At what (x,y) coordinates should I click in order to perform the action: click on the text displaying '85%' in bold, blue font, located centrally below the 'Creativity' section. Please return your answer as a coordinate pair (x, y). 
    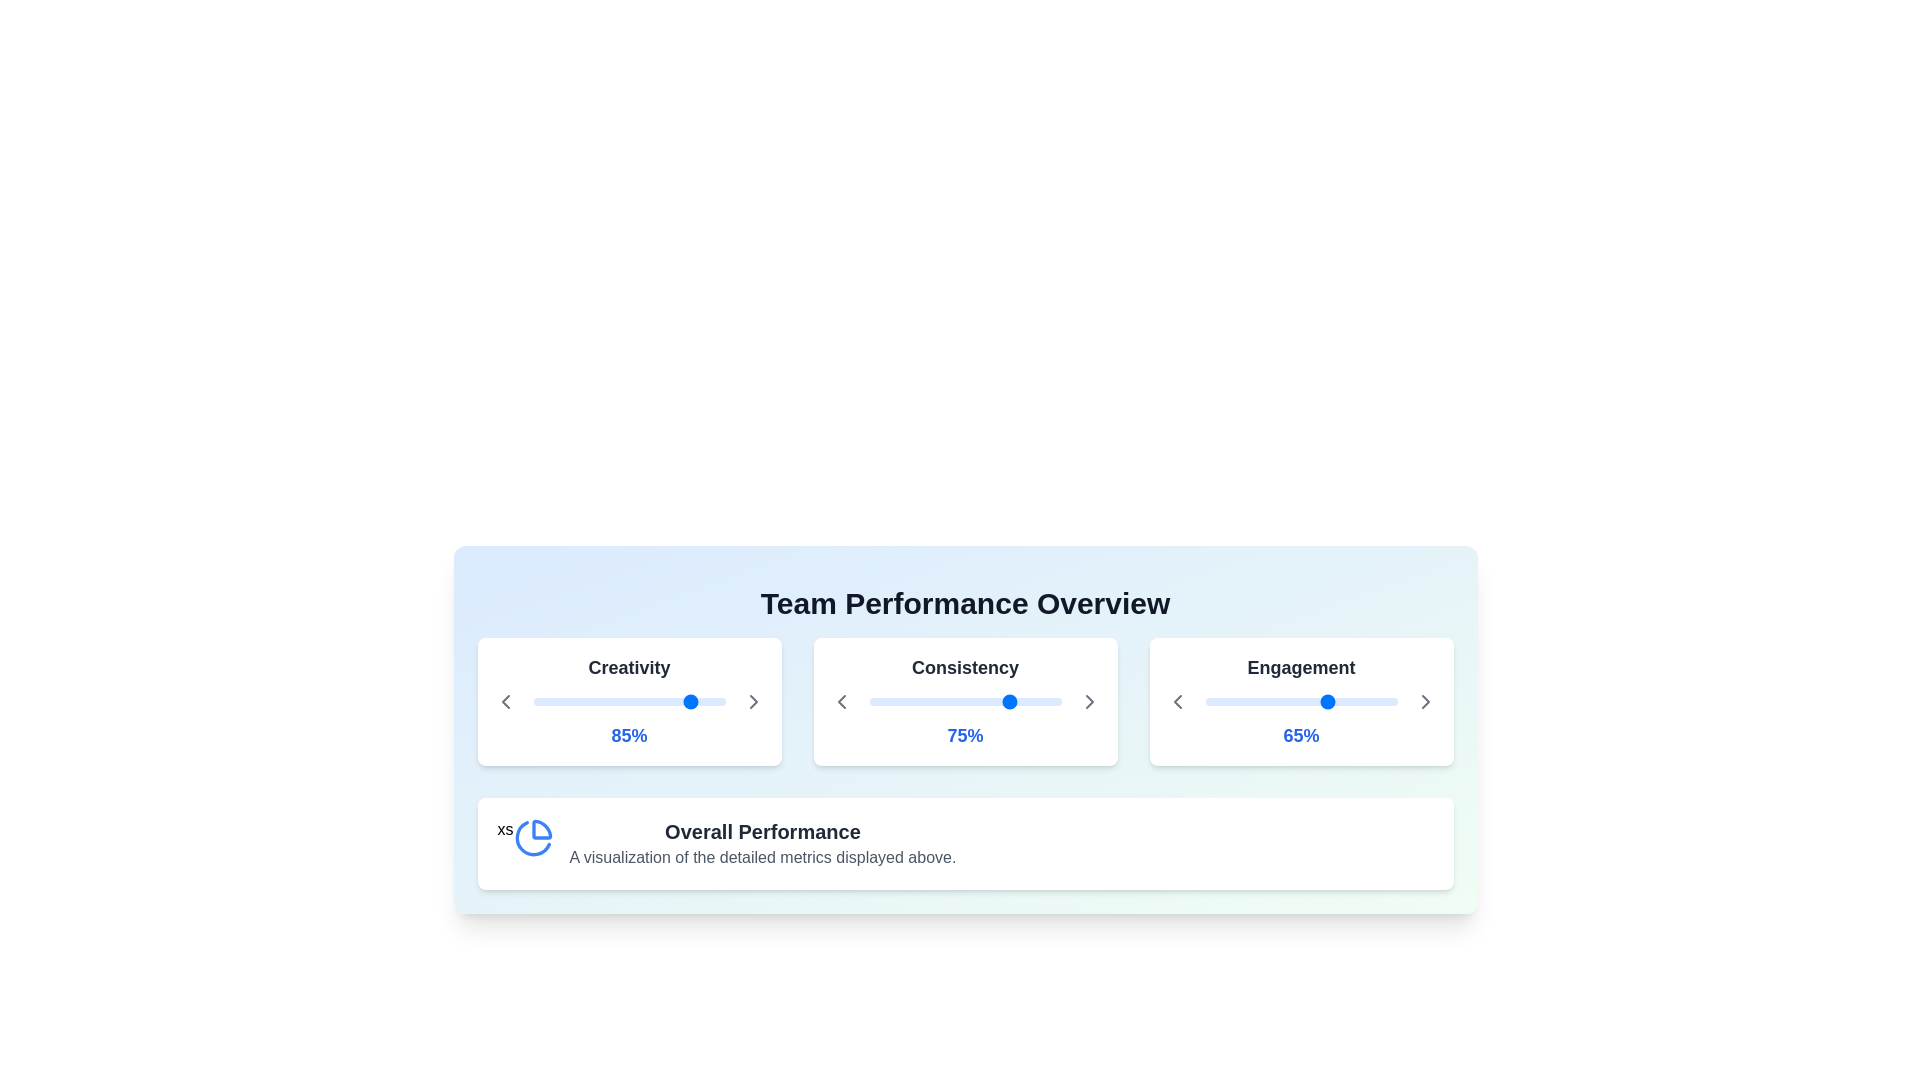
    Looking at the image, I should click on (628, 736).